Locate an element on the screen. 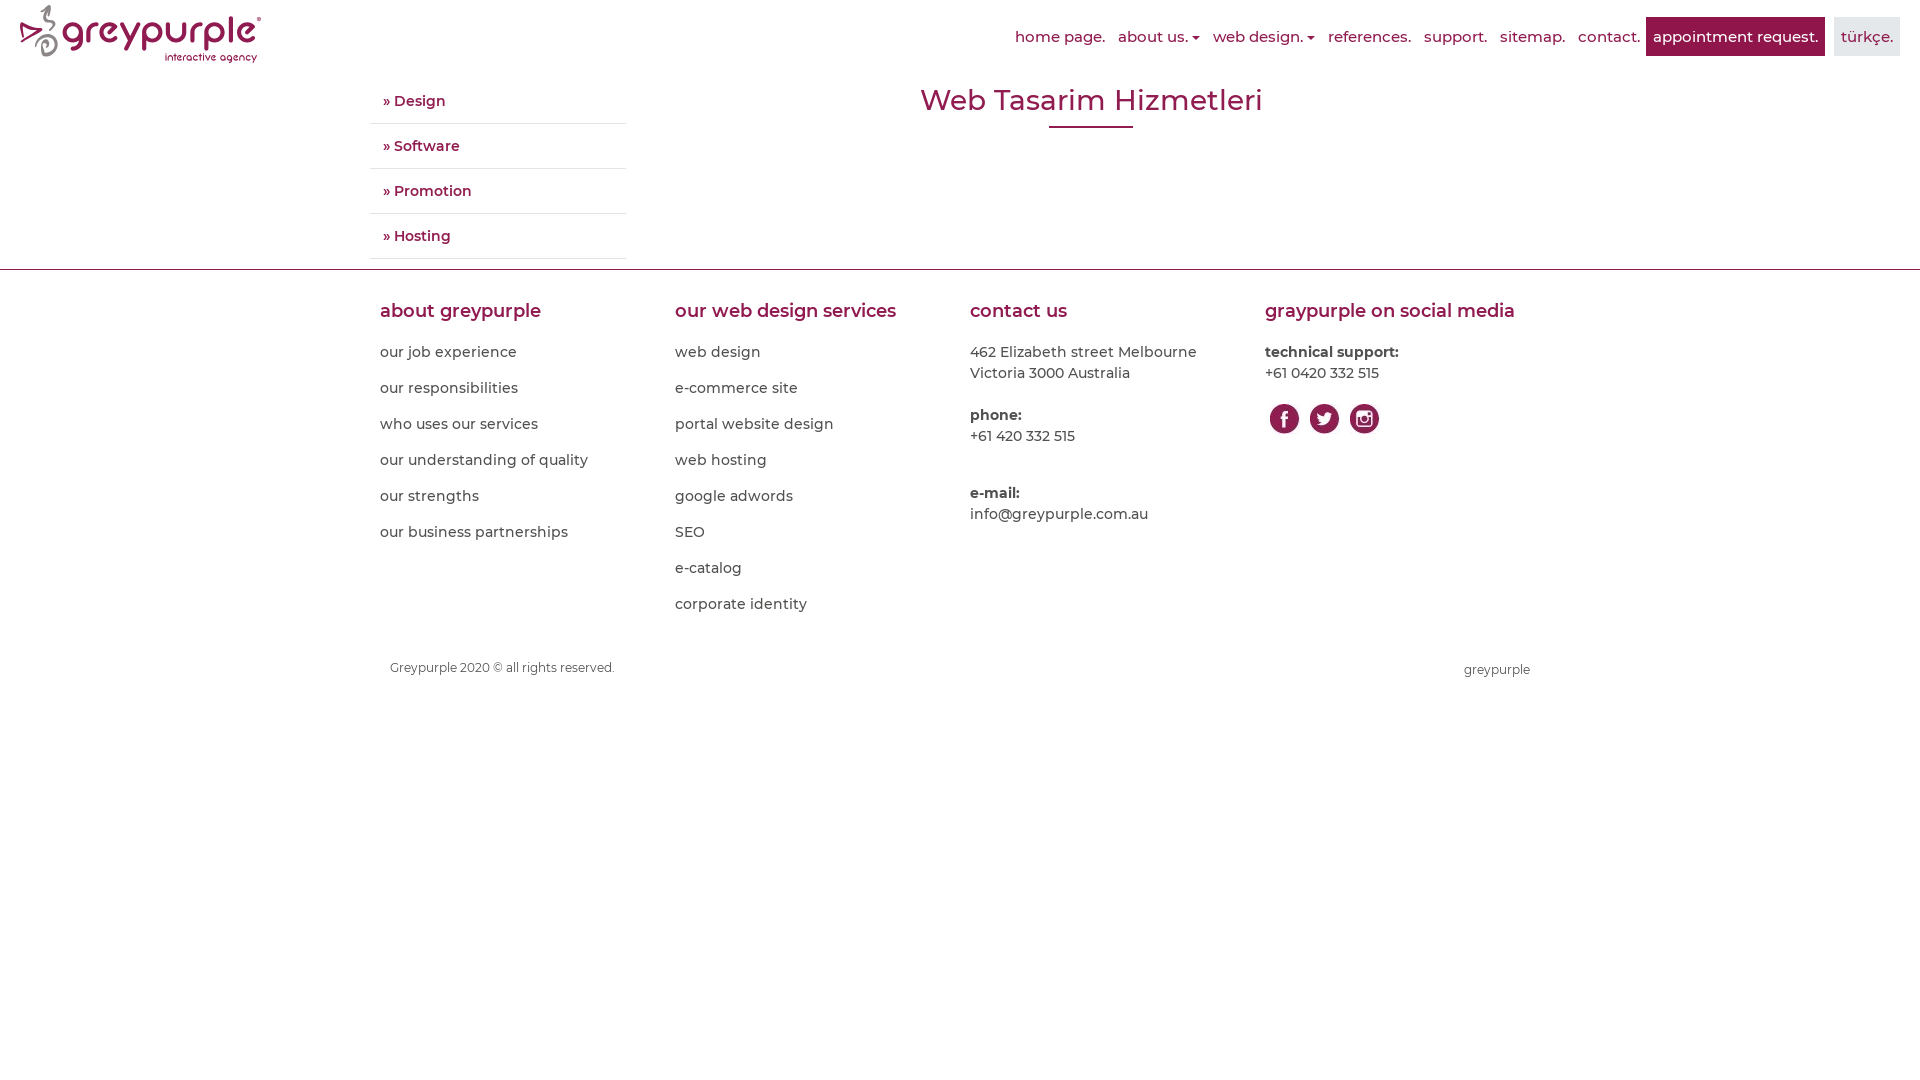 This screenshot has height=1080, width=1920. 'contact.' is located at coordinates (1608, 36).